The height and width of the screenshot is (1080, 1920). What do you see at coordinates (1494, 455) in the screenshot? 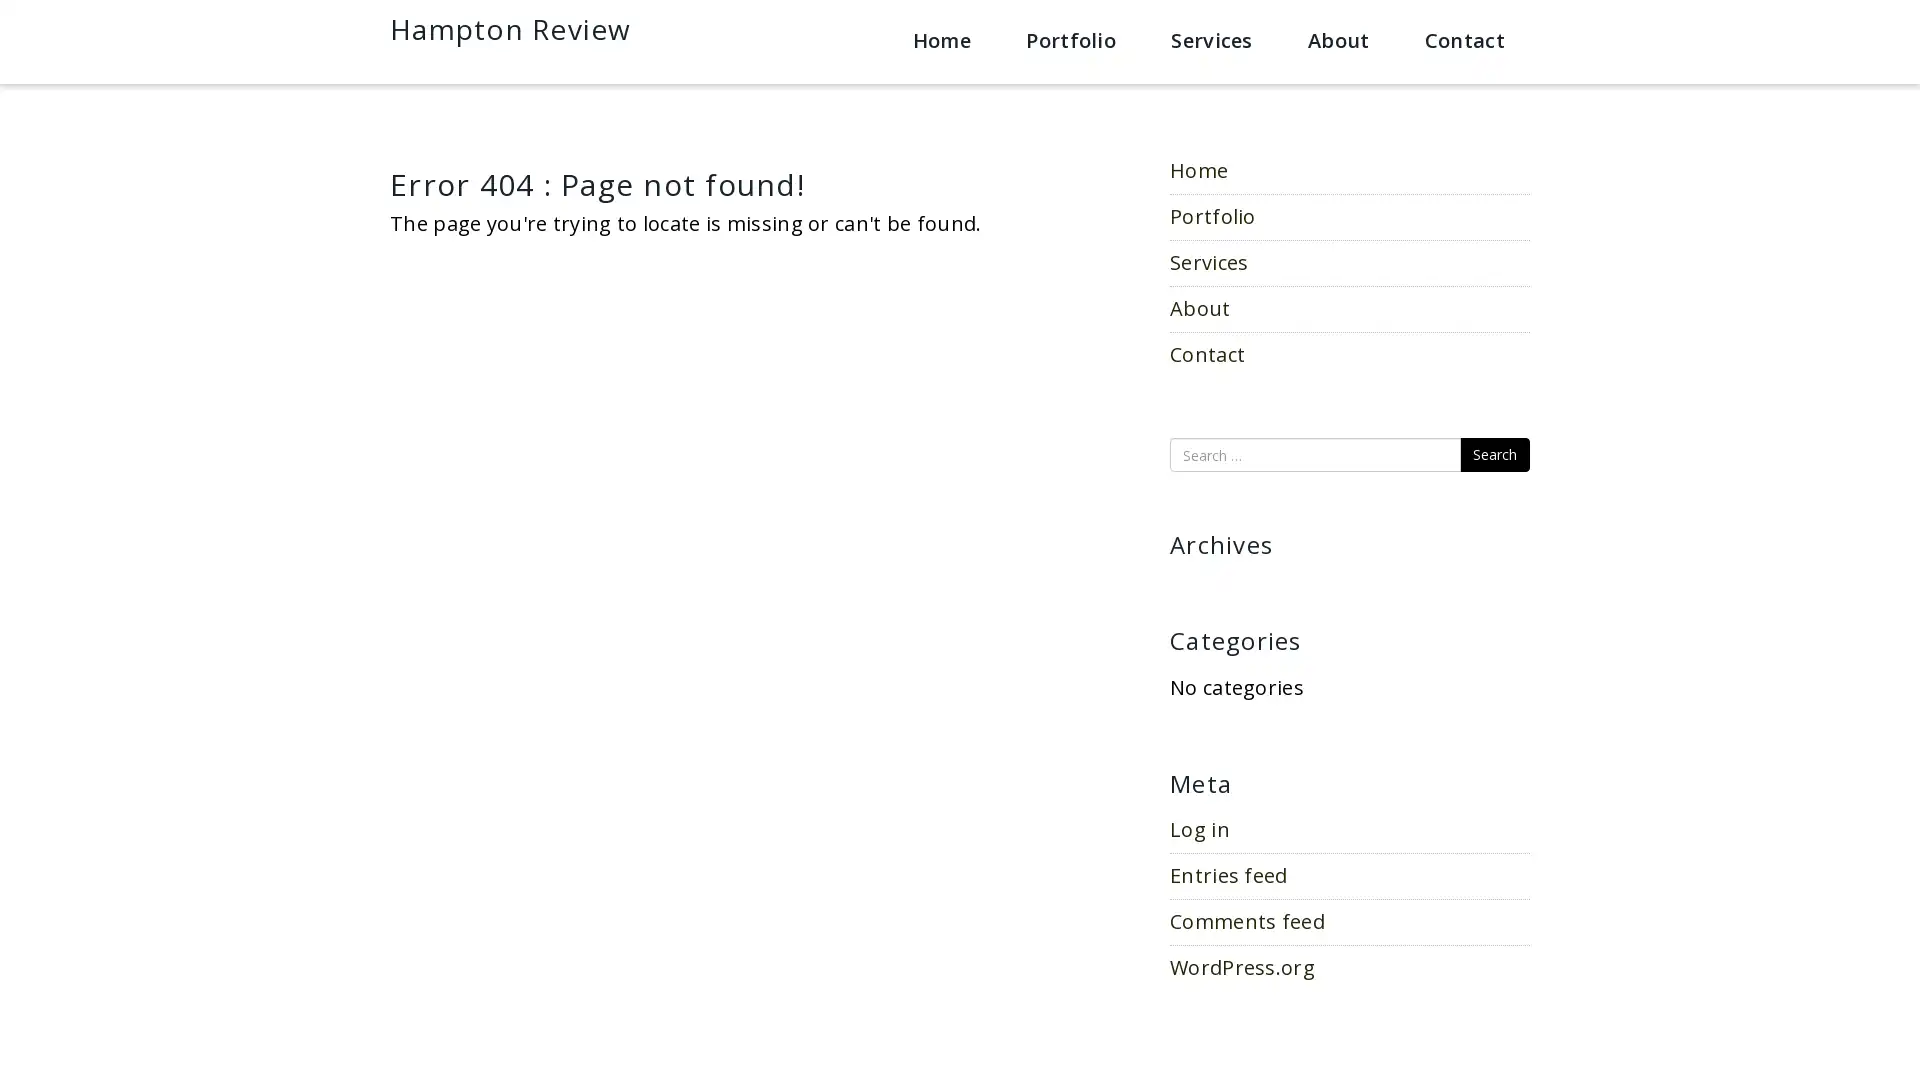
I see `Search` at bounding box center [1494, 455].